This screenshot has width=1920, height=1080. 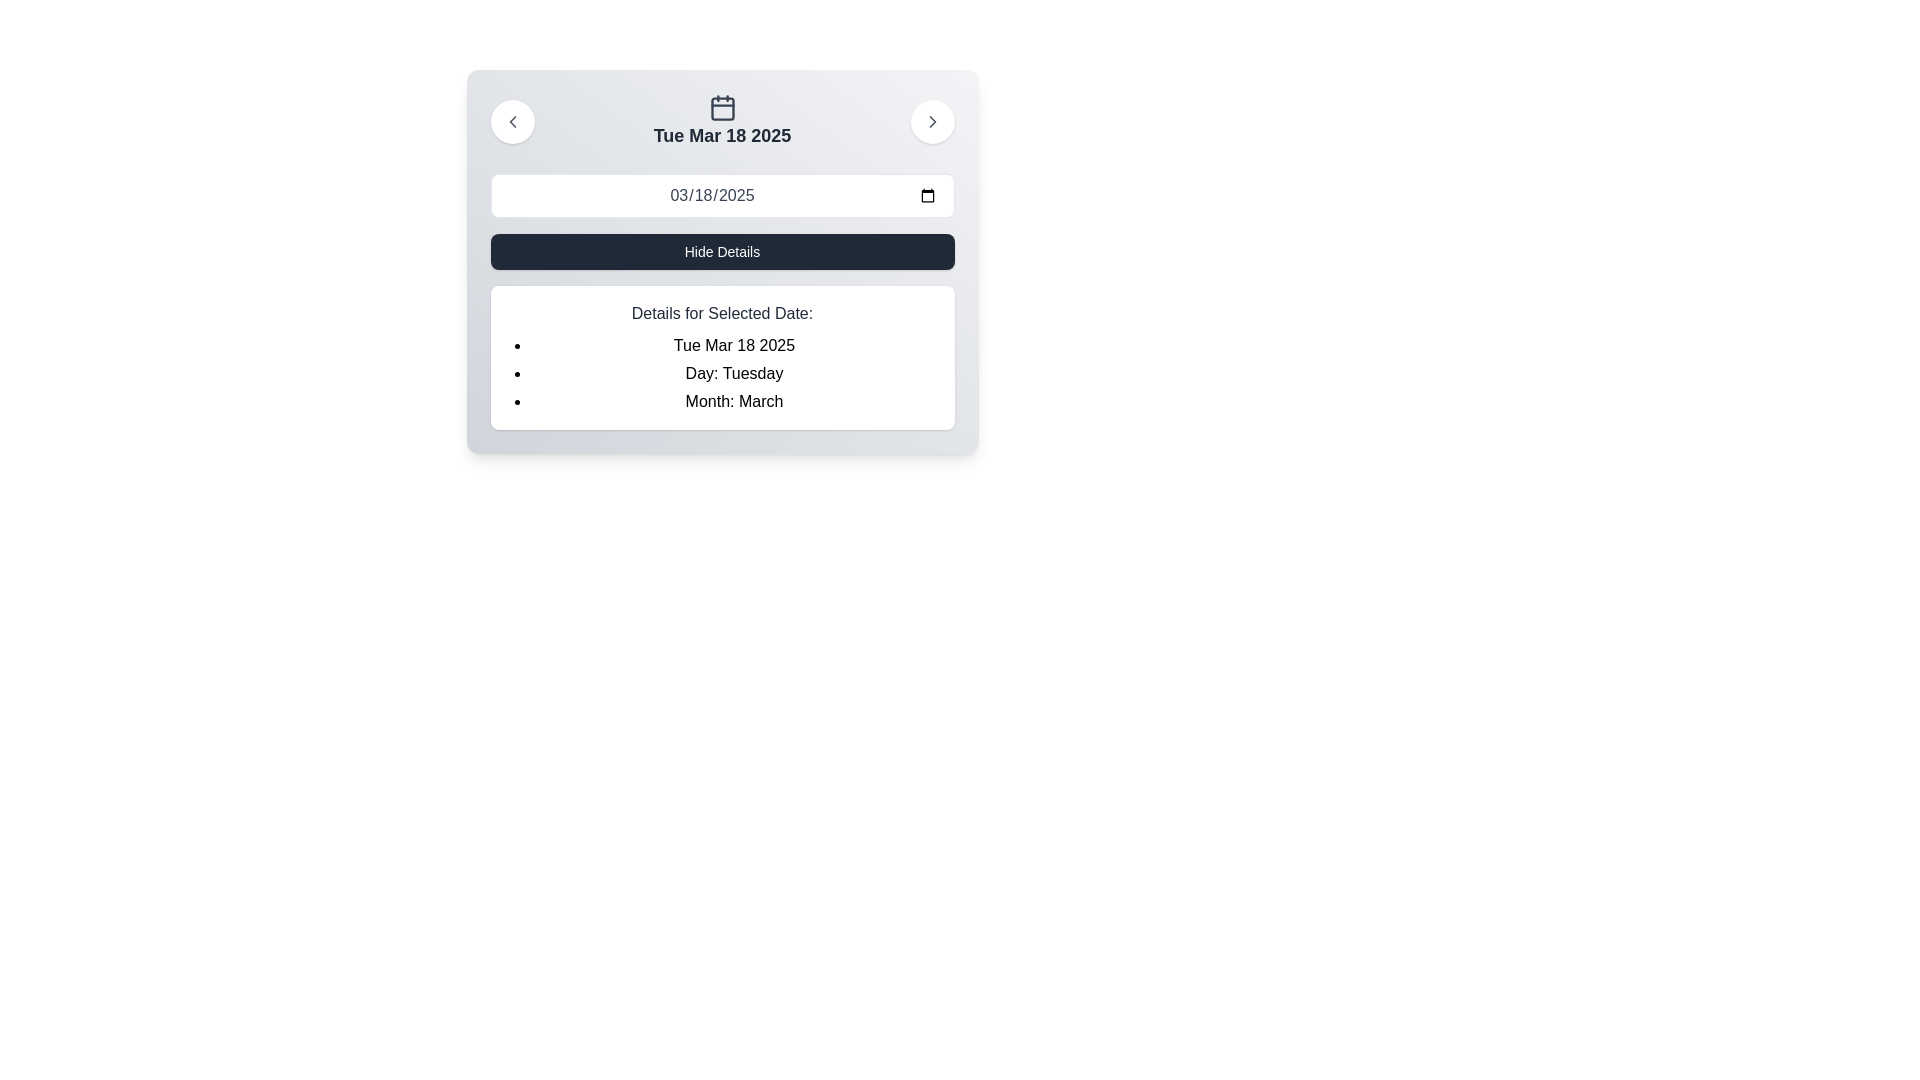 What do you see at coordinates (733, 374) in the screenshot?
I see `the text label displaying 'Day: Tuesday' which is the second item in the unordered list, located below the heading 'Details for Selected Date:'` at bounding box center [733, 374].